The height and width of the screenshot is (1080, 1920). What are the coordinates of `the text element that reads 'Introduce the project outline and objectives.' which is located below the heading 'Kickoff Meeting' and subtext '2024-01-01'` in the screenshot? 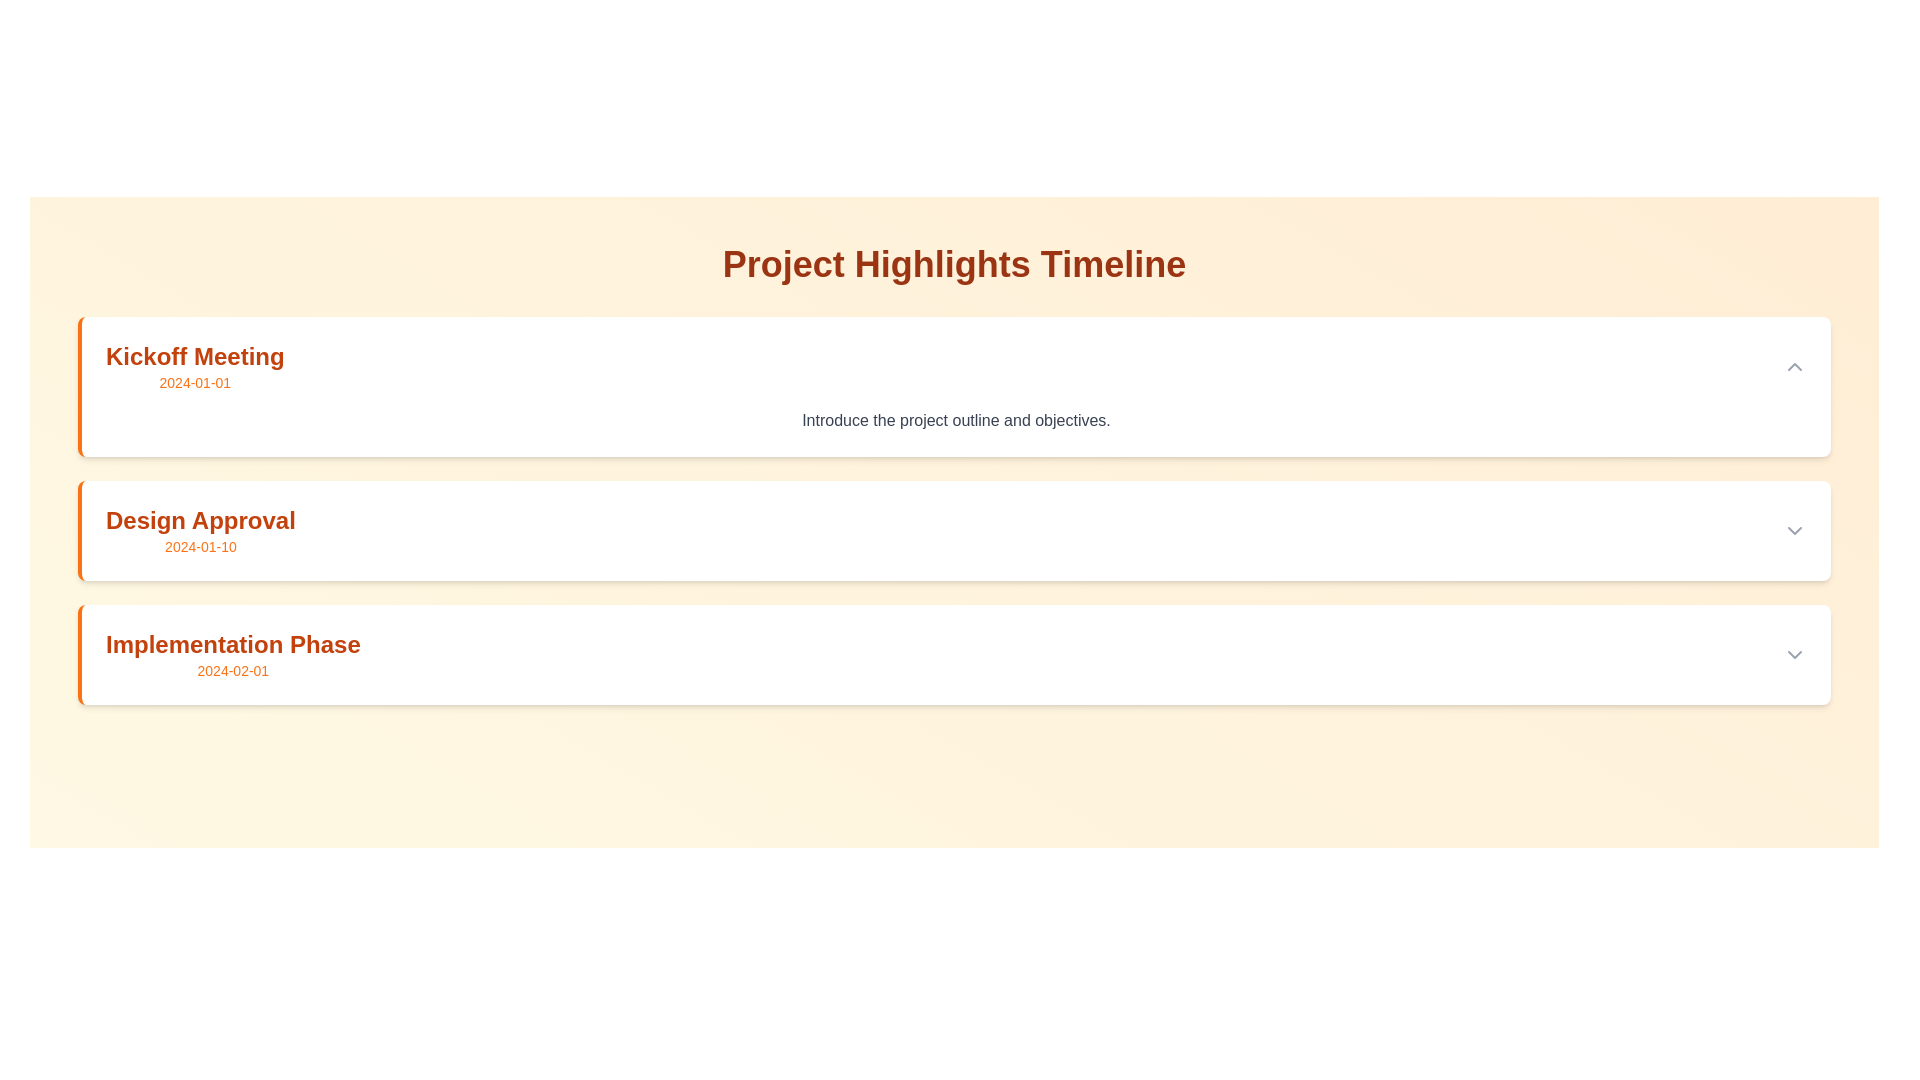 It's located at (955, 419).